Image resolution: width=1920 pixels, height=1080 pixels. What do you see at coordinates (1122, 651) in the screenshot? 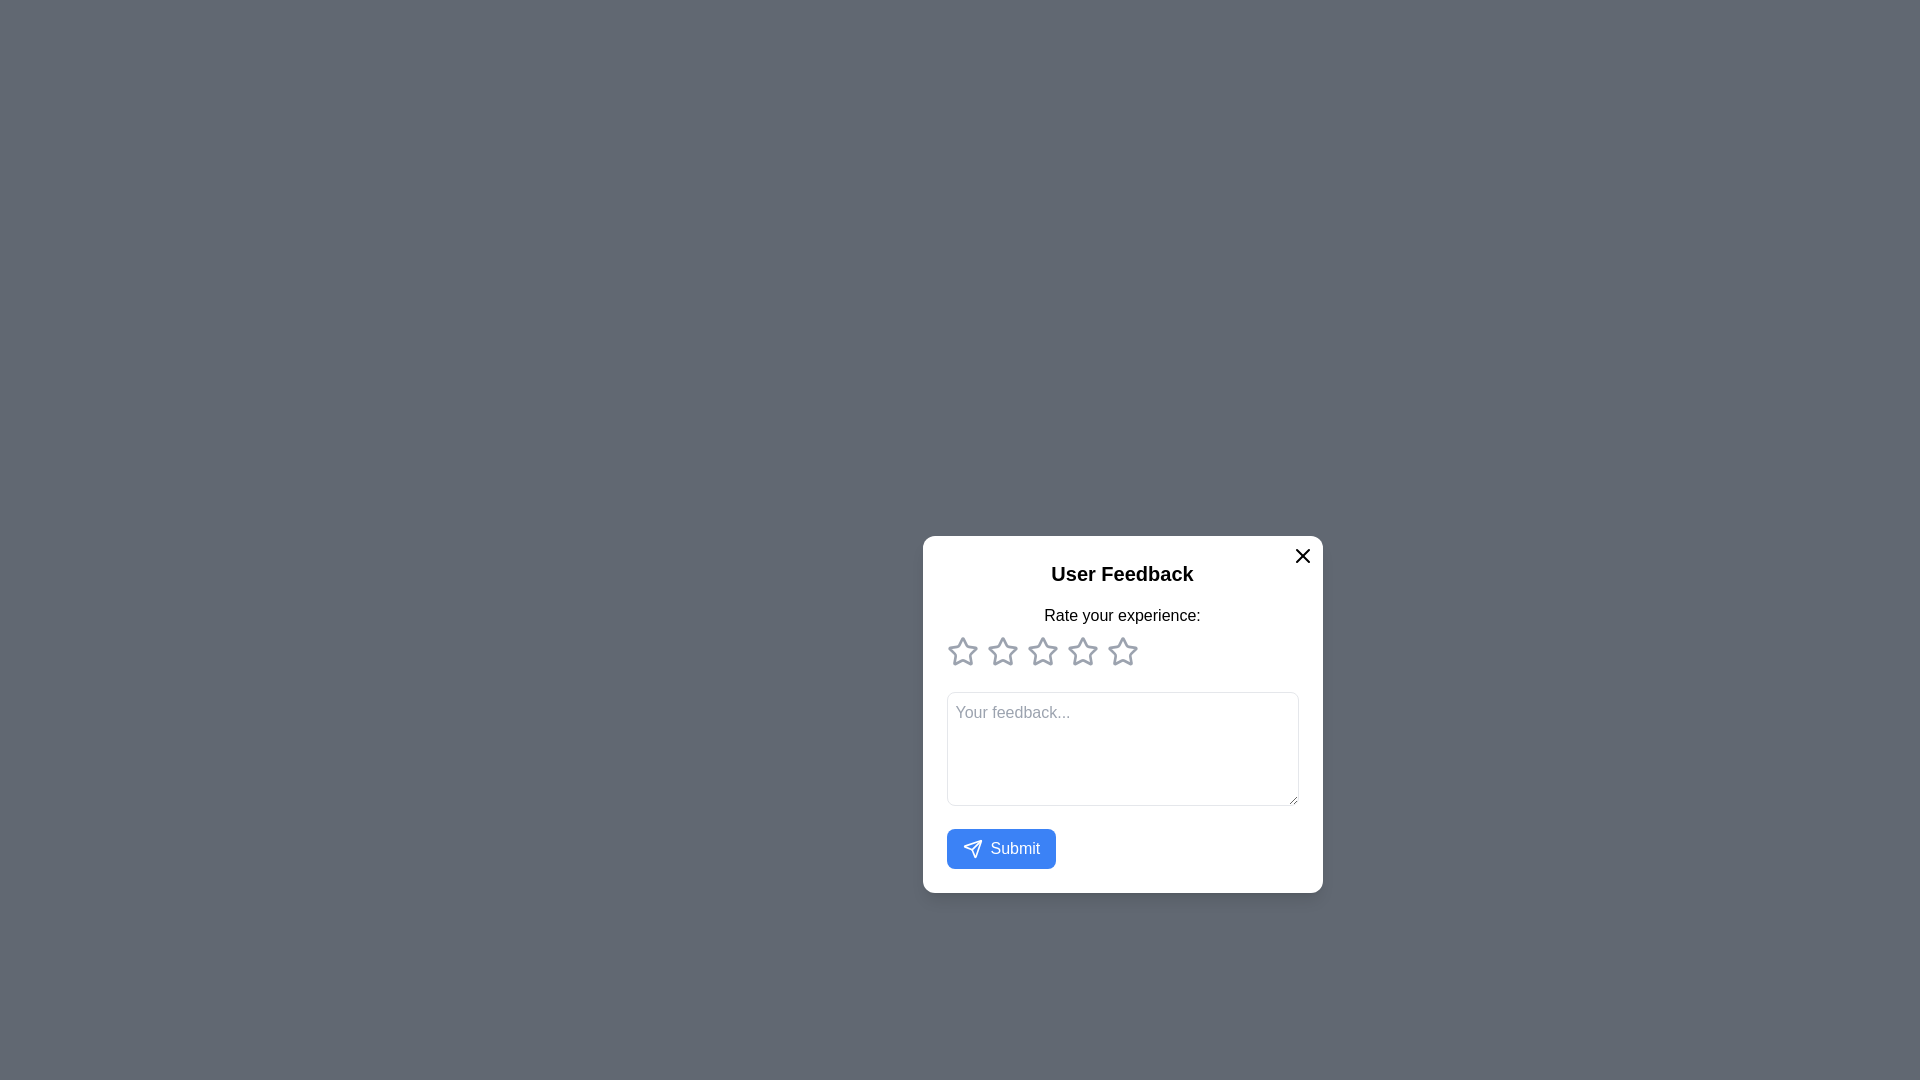
I see `the star in the Rating component located beneath the 'Rate your experience:' text in the 'User Feedback' modal` at bounding box center [1122, 651].